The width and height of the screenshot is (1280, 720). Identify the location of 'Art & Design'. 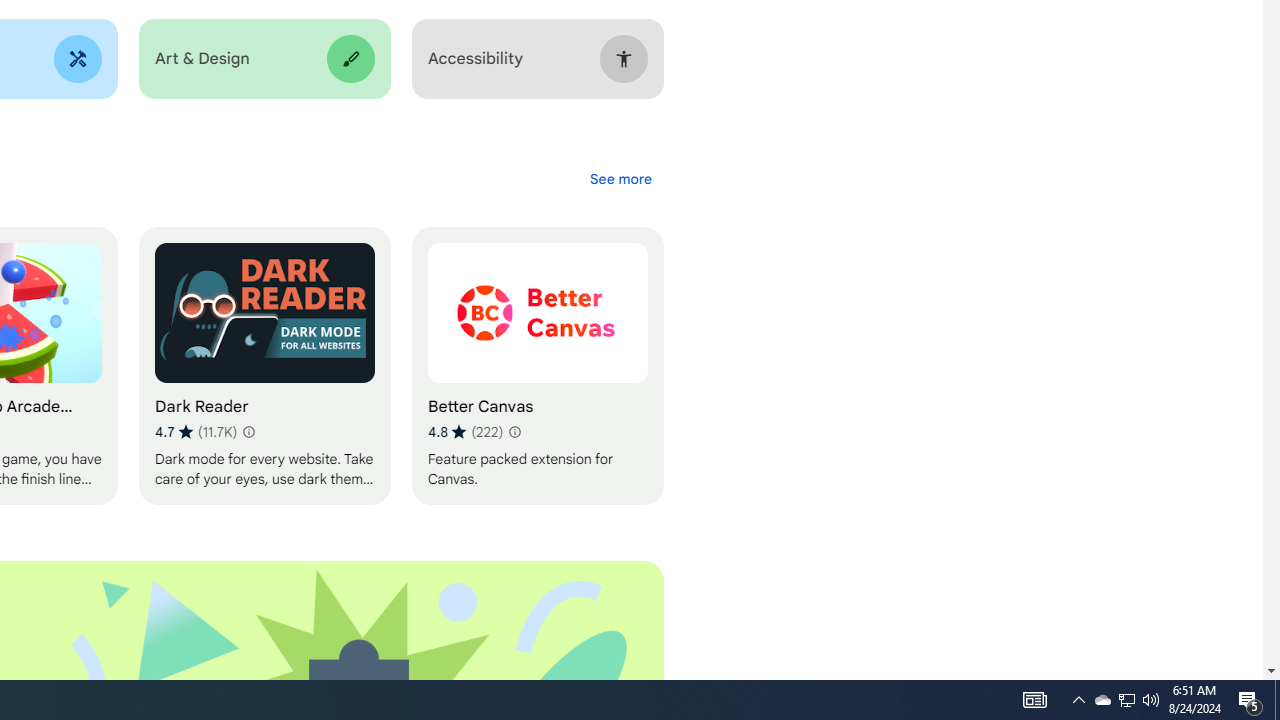
(263, 58).